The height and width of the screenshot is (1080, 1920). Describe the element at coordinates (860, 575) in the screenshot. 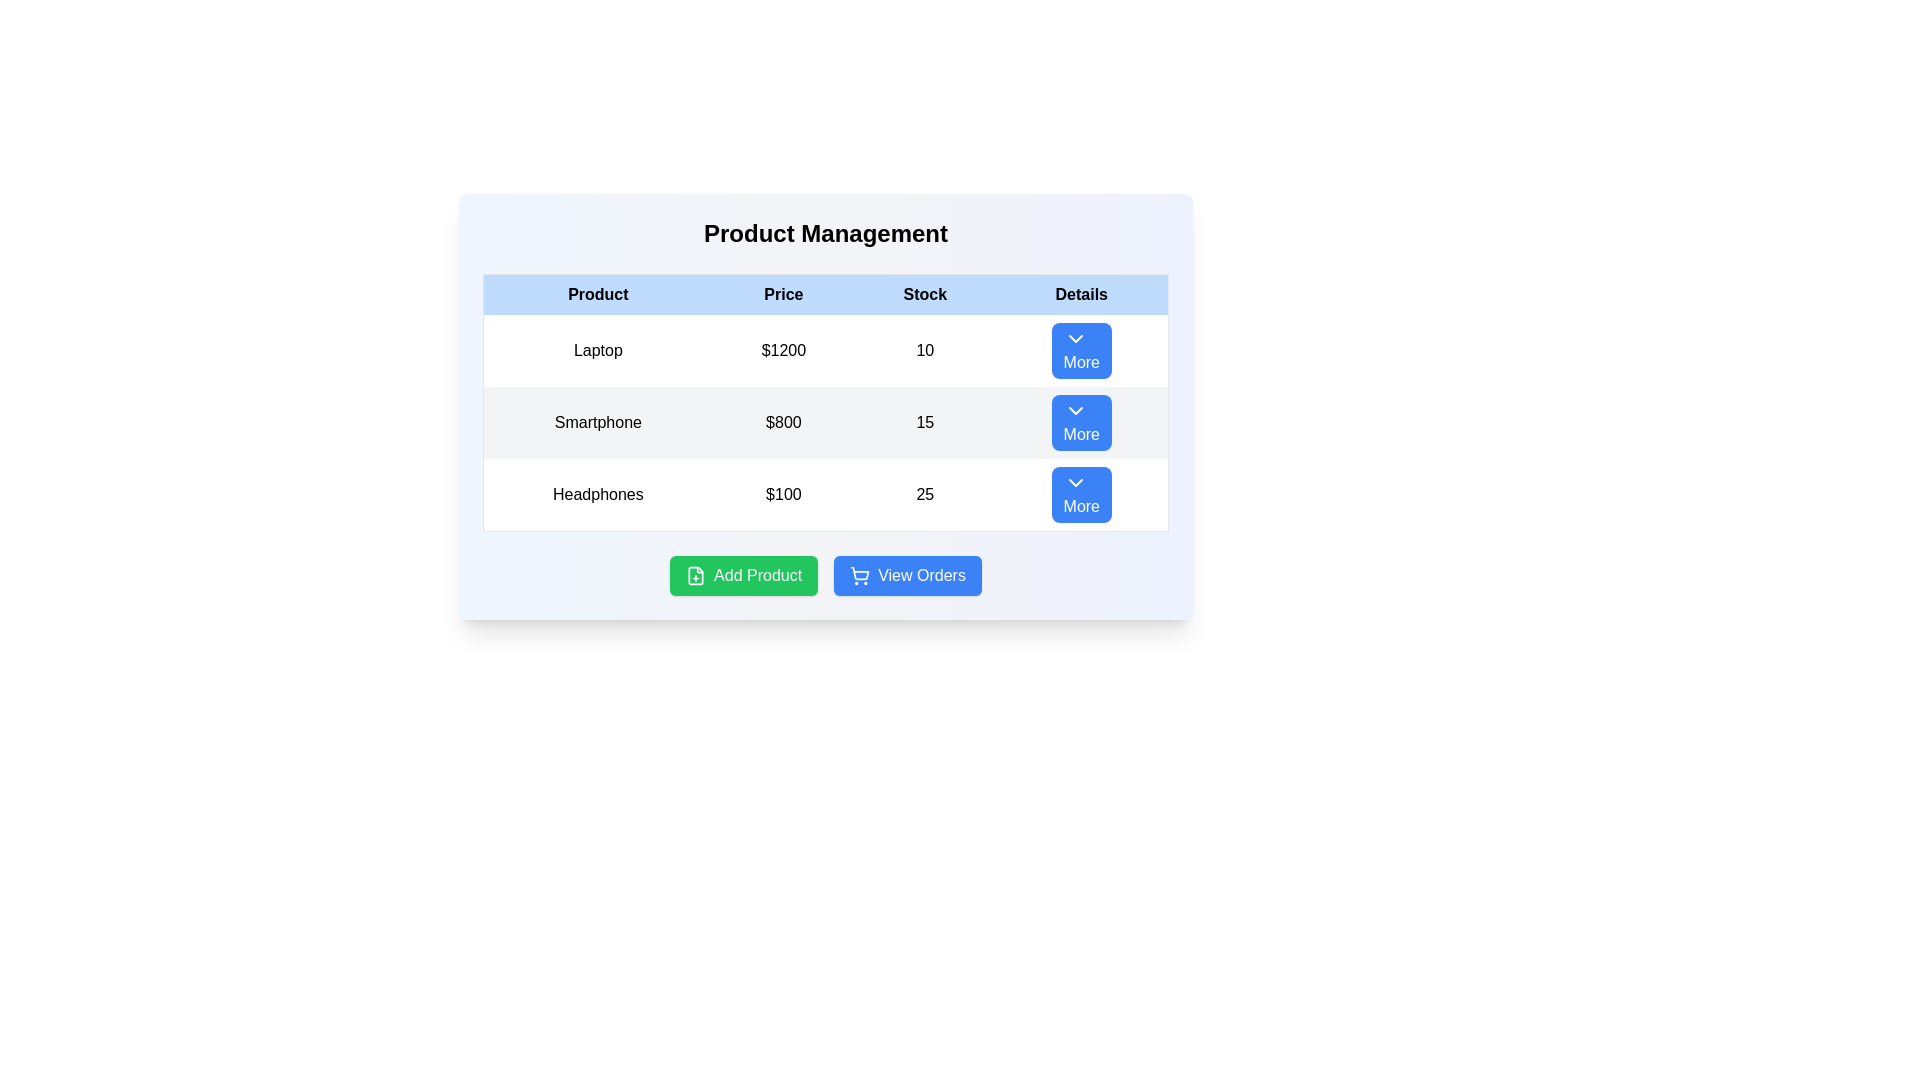

I see `the shopping cart icon that is part of the 'View Orders' button, located to the left of the button text` at that location.